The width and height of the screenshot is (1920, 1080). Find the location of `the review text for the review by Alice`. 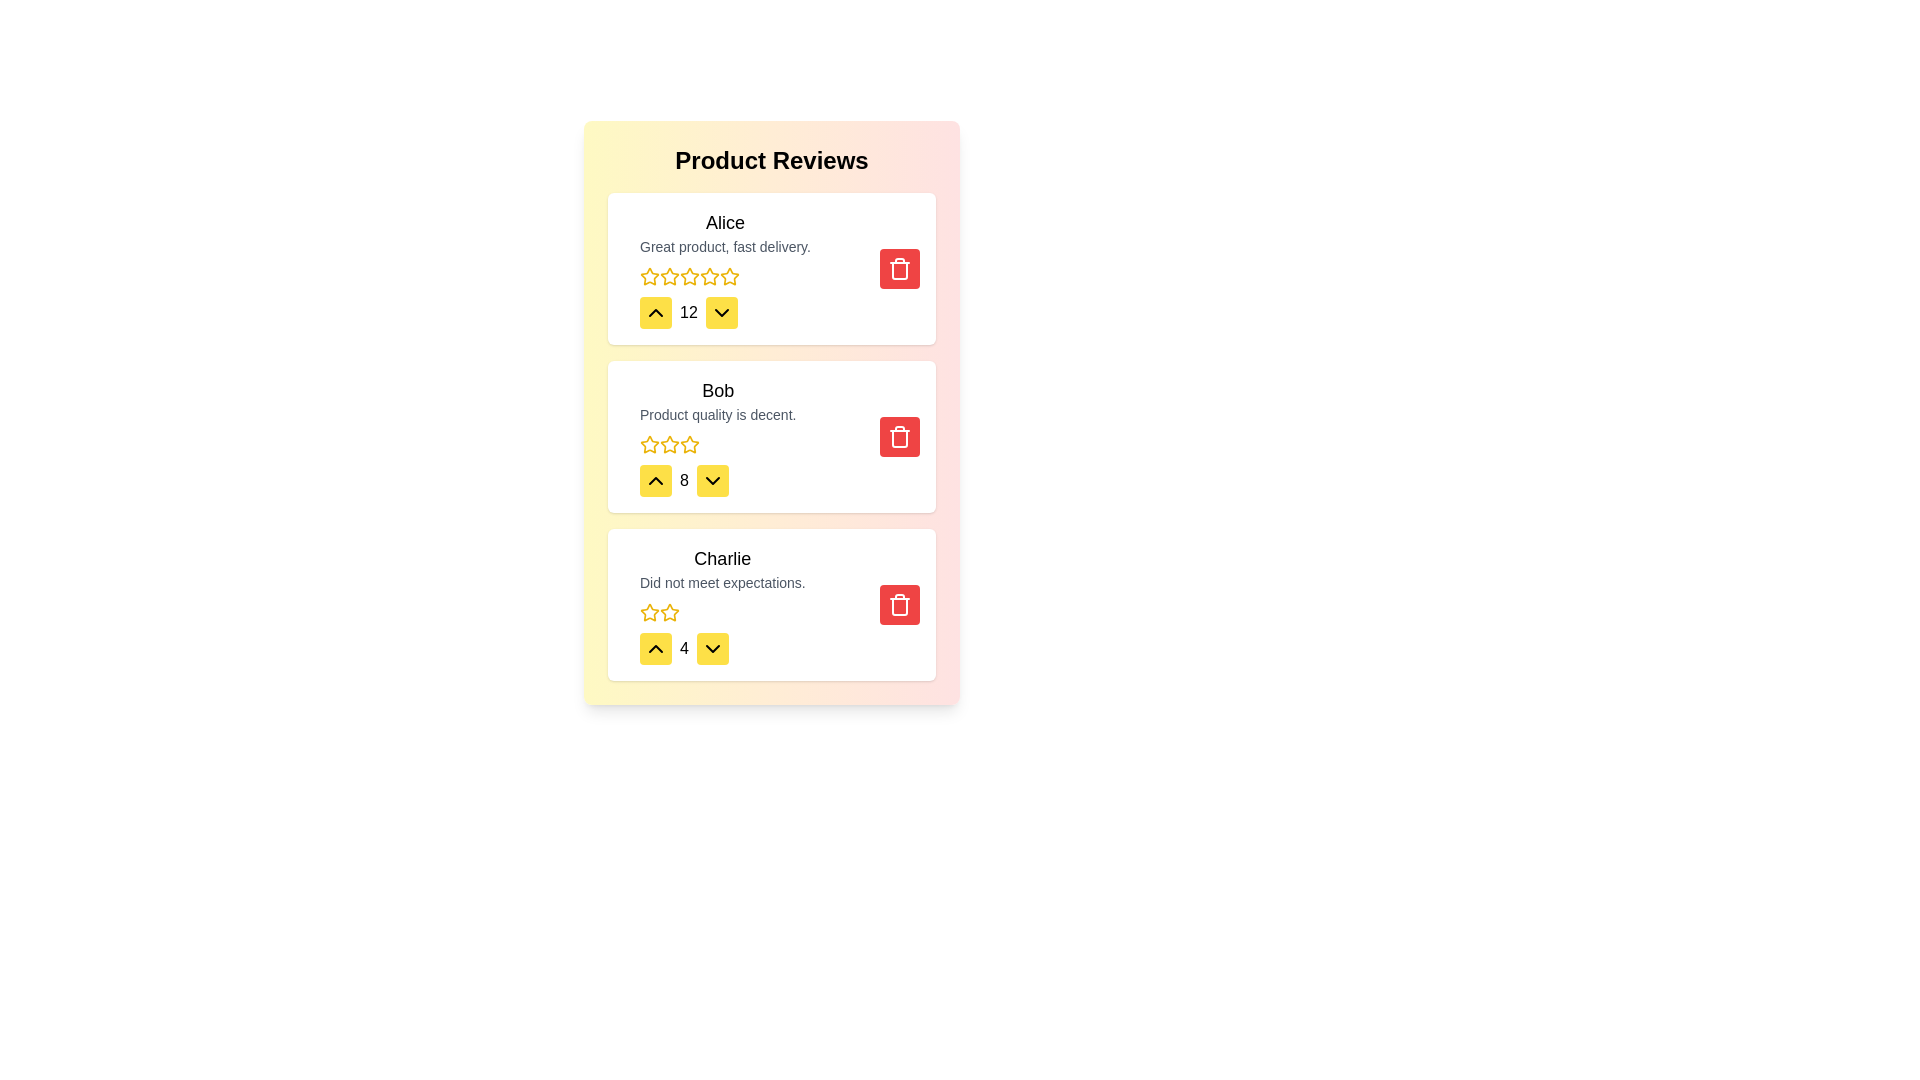

the review text for the review by Alice is located at coordinates (638, 208).